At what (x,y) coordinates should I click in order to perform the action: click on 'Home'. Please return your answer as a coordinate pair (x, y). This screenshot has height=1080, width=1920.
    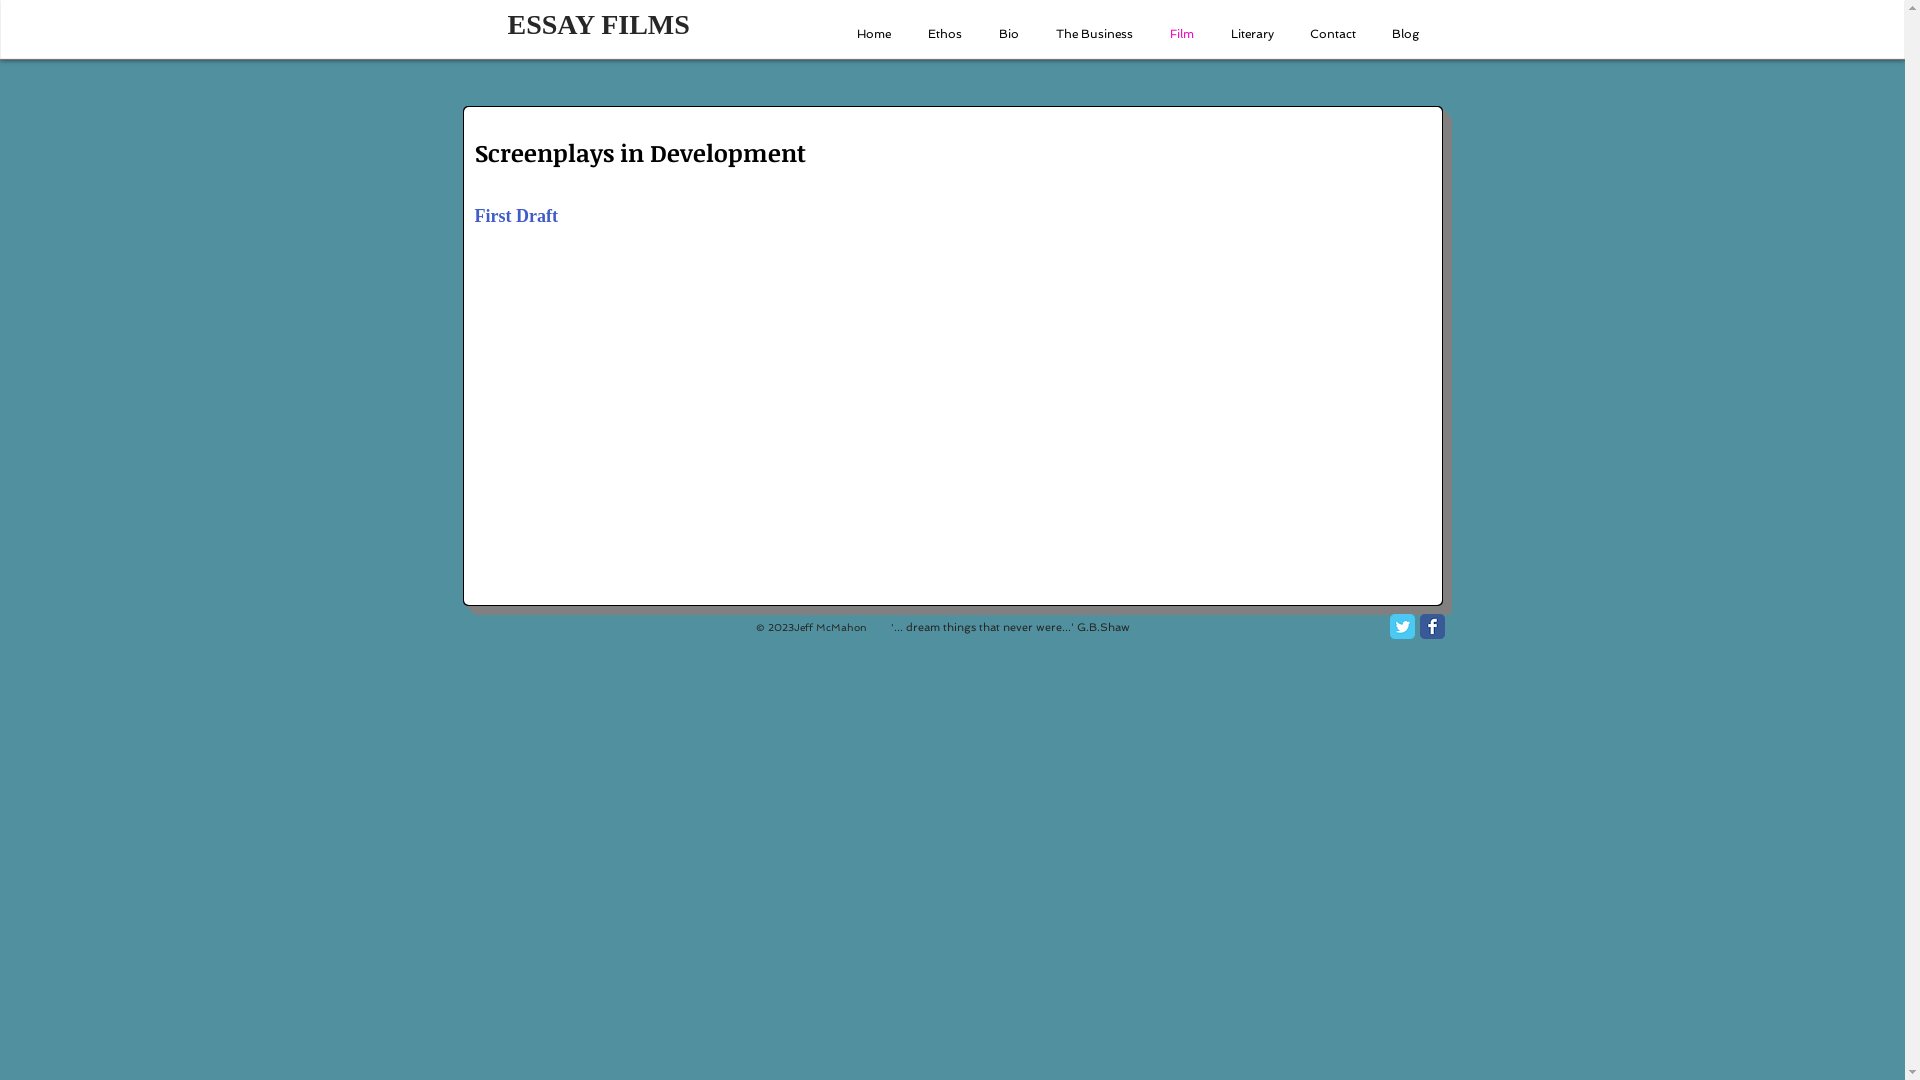
    Looking at the image, I should click on (871, 34).